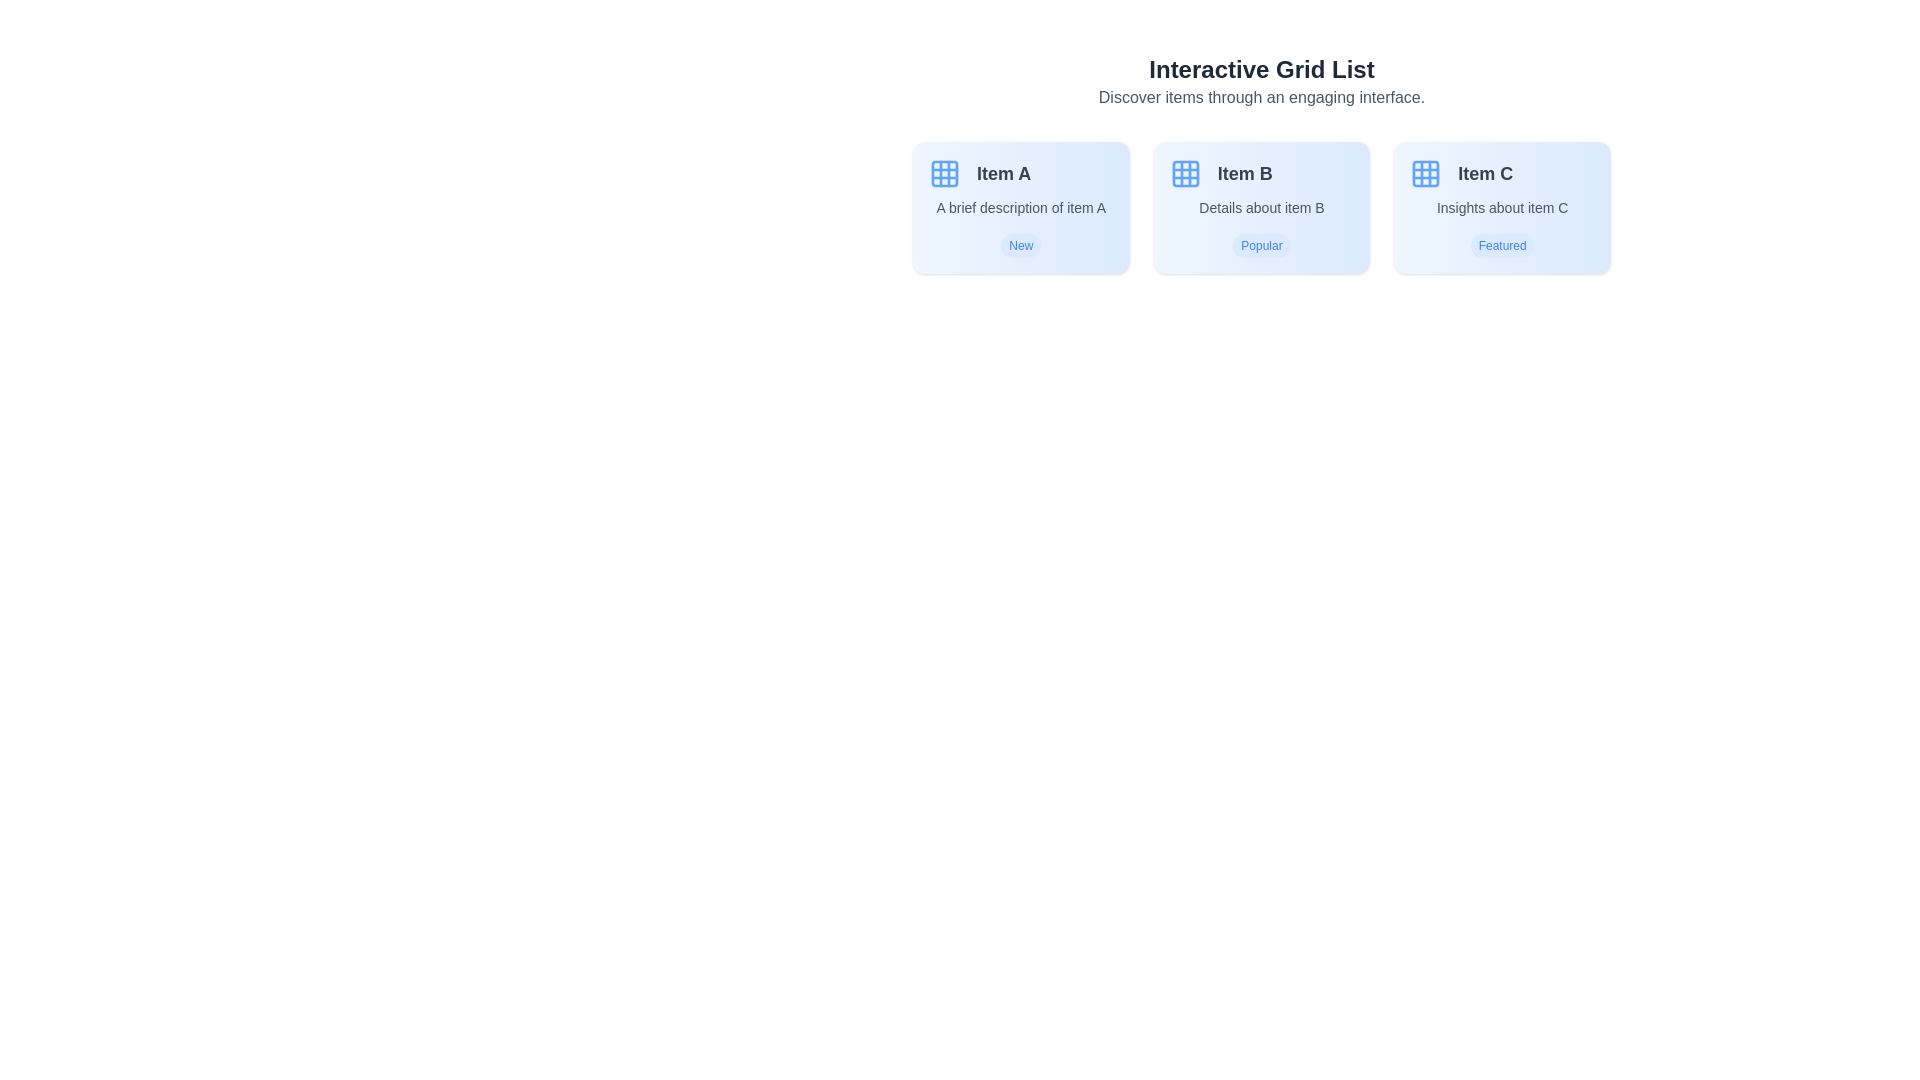 This screenshot has height=1080, width=1920. I want to click on the tag associated with Item B to view its details, so click(1261, 245).